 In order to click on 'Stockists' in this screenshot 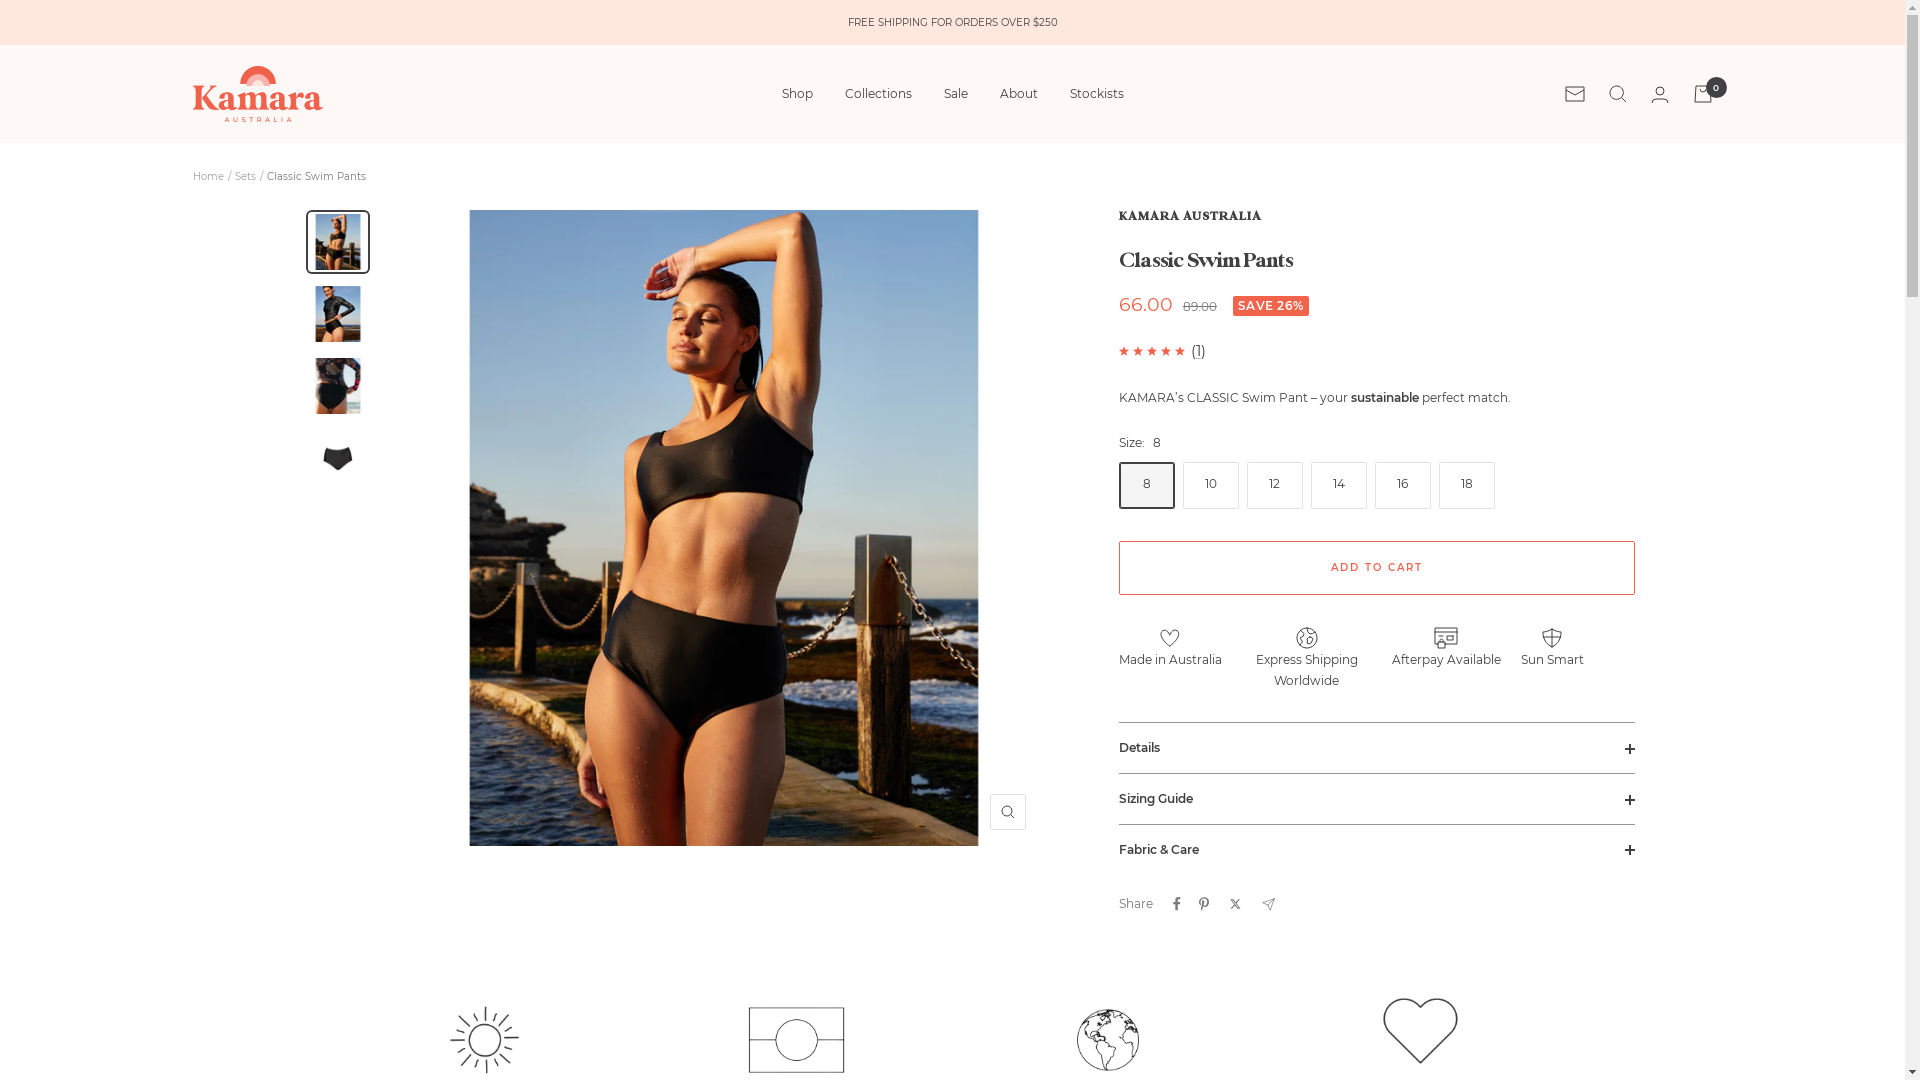, I will do `click(1096, 94)`.